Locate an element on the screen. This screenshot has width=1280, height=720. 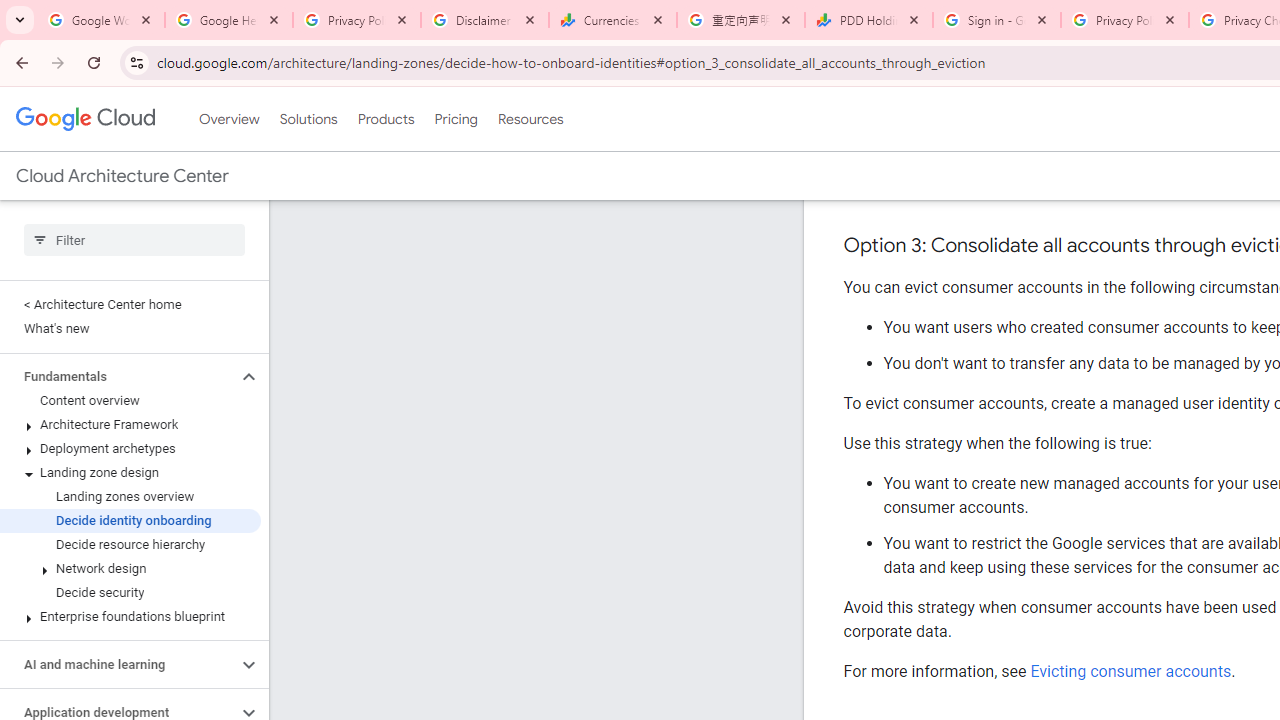
'< Architecture Center home' is located at coordinates (129, 304).